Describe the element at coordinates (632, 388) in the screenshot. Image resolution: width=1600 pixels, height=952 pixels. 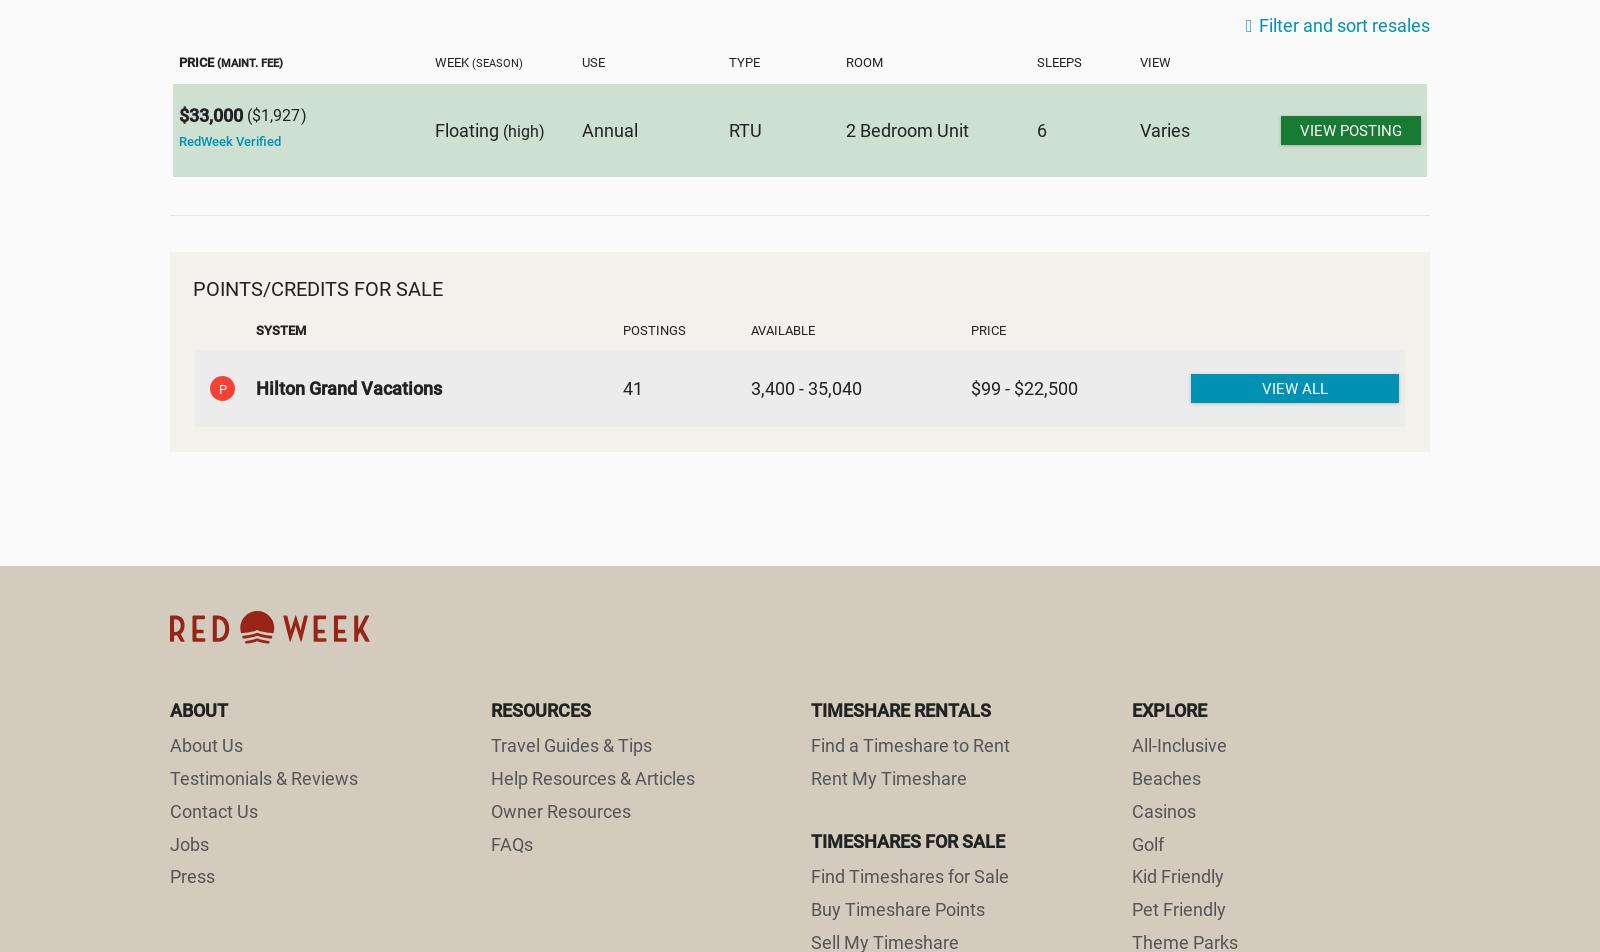
I see `'41'` at that location.